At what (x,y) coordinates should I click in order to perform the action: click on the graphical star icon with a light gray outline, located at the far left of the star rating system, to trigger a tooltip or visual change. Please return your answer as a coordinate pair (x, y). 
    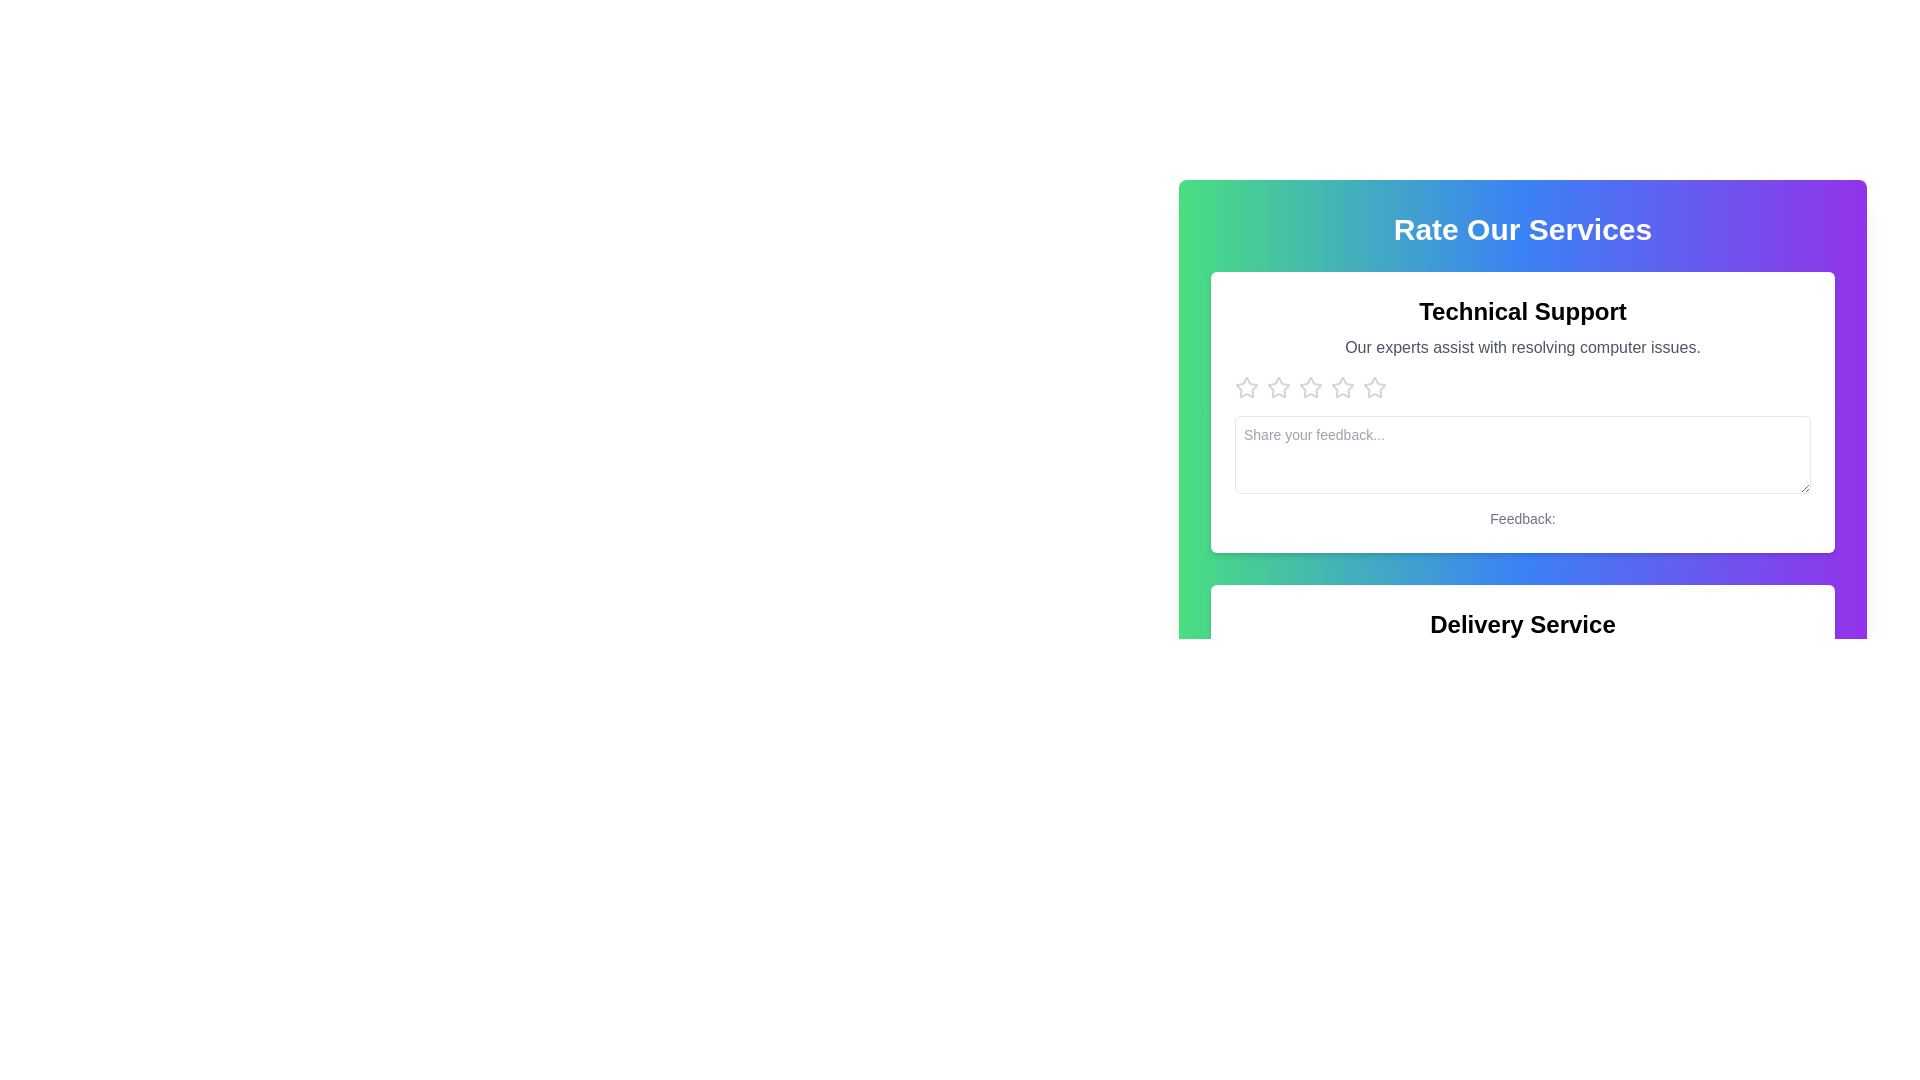
    Looking at the image, I should click on (1246, 387).